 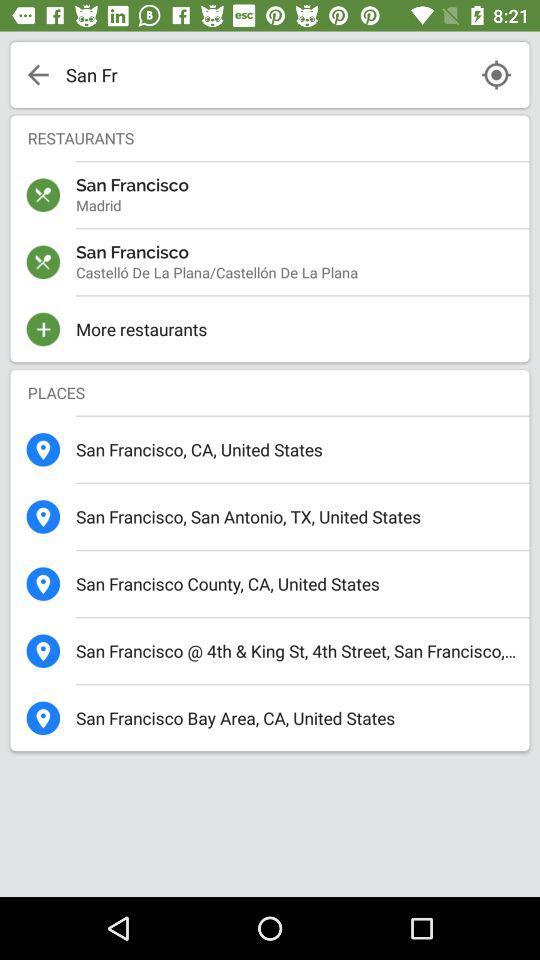 What do you see at coordinates (270, 391) in the screenshot?
I see `the places icon` at bounding box center [270, 391].